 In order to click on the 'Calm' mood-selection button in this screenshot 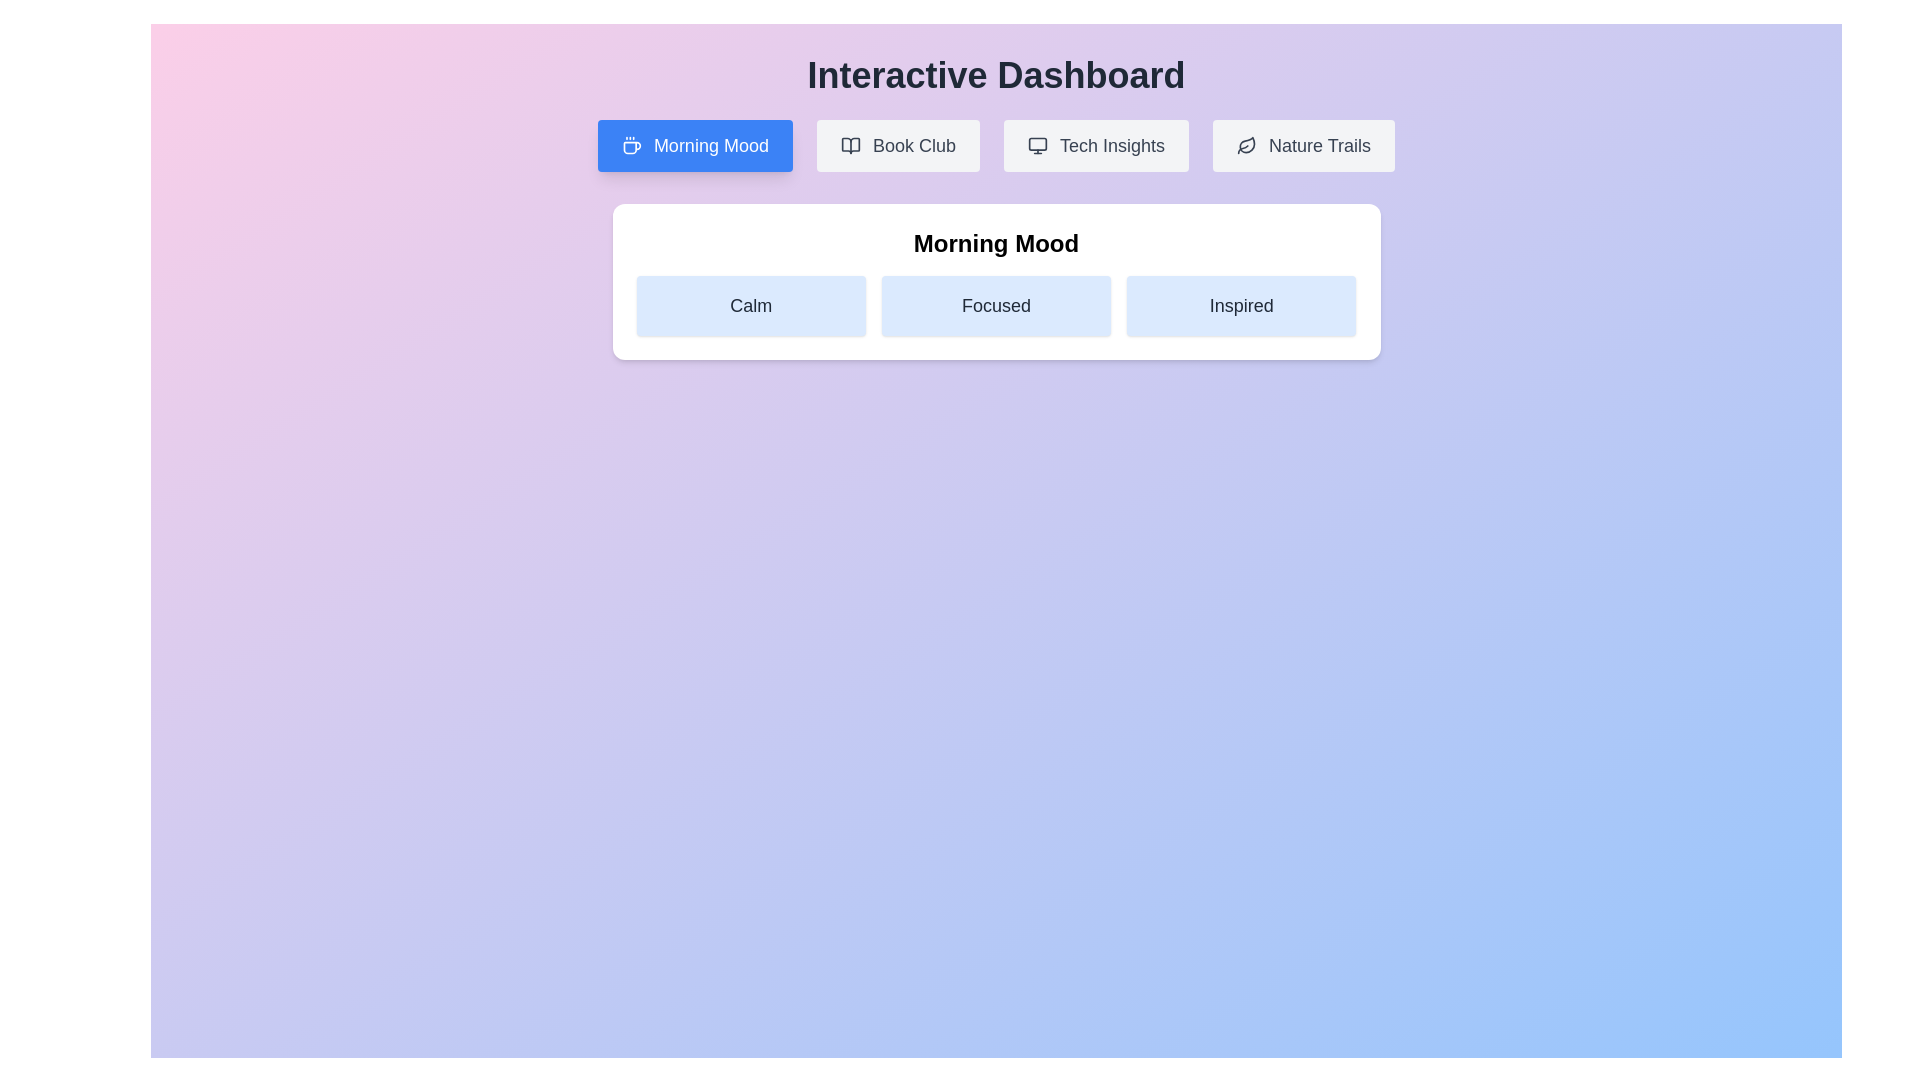, I will do `click(750, 305)`.